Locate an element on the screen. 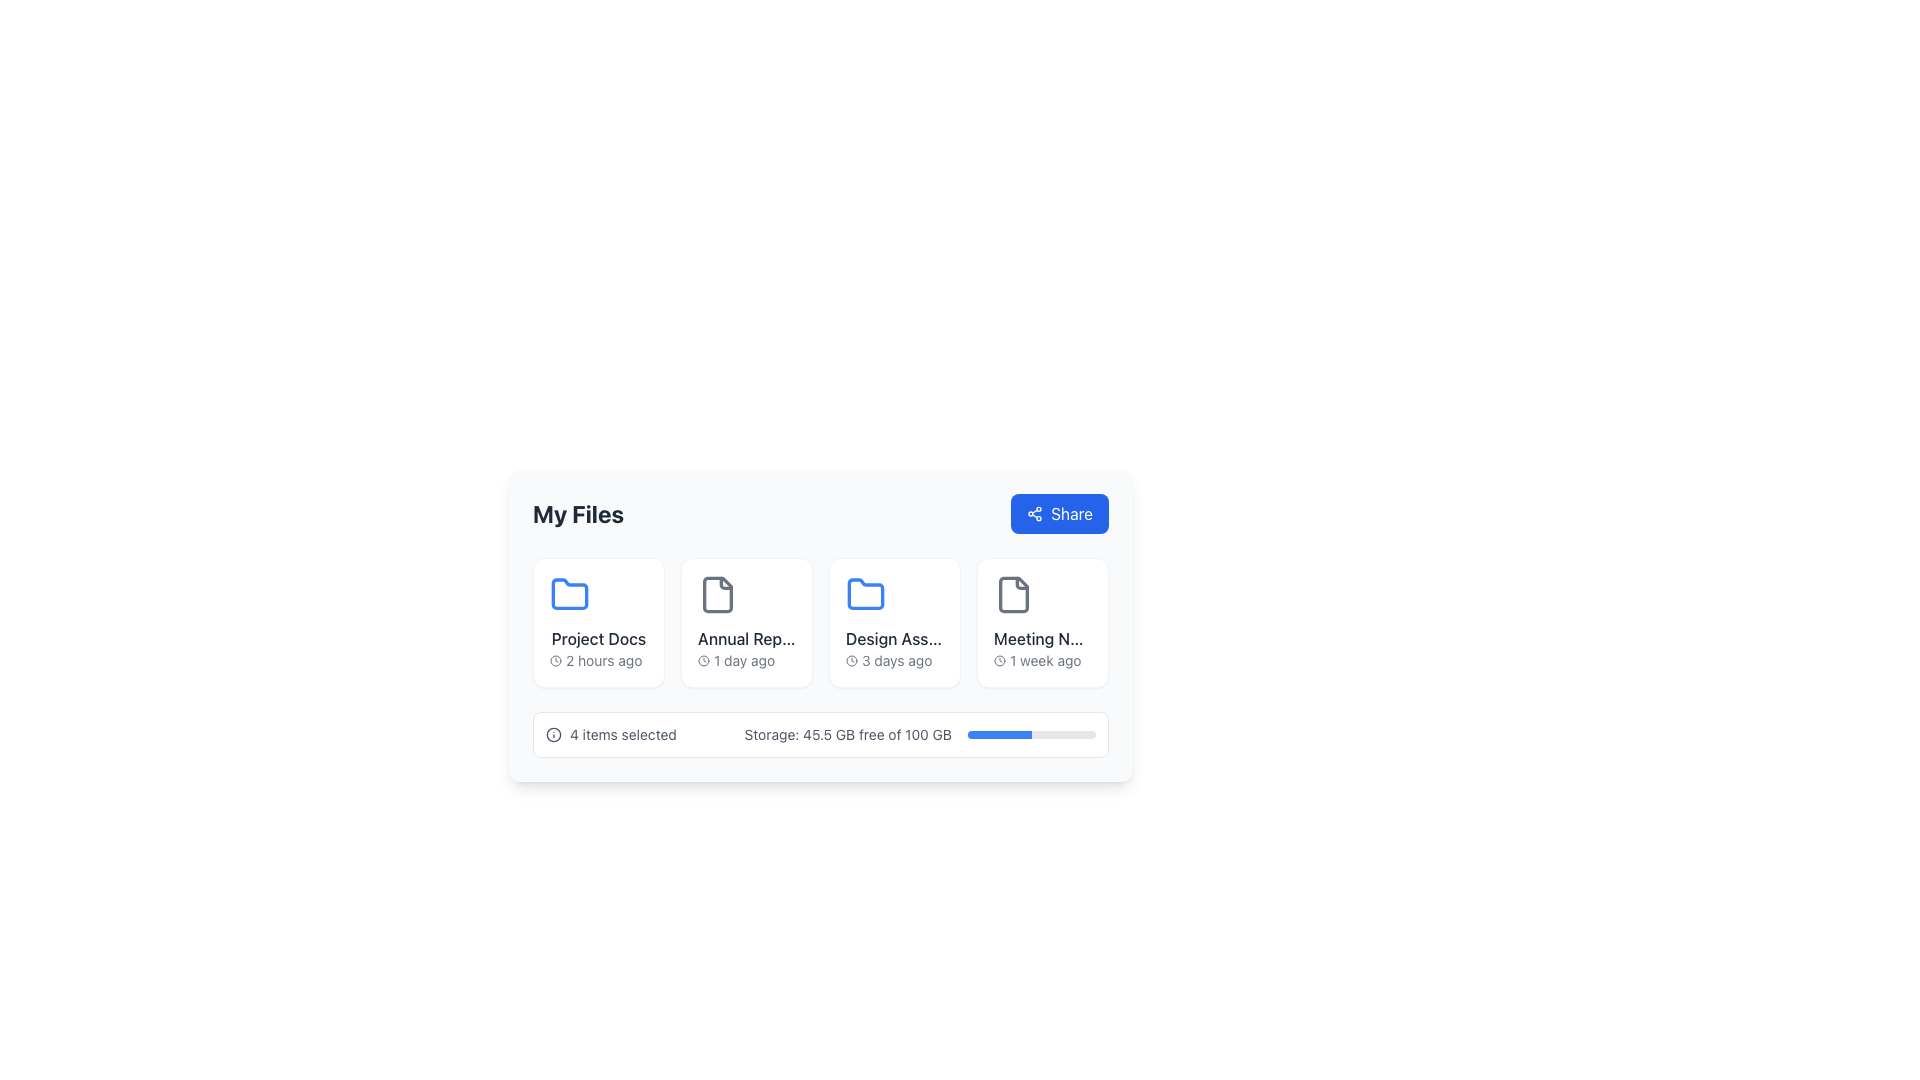 Image resolution: width=1920 pixels, height=1080 pixels. the gray document icon with a folded corner, which is the second item in the row of file items under the 'My Files' section is located at coordinates (718, 593).